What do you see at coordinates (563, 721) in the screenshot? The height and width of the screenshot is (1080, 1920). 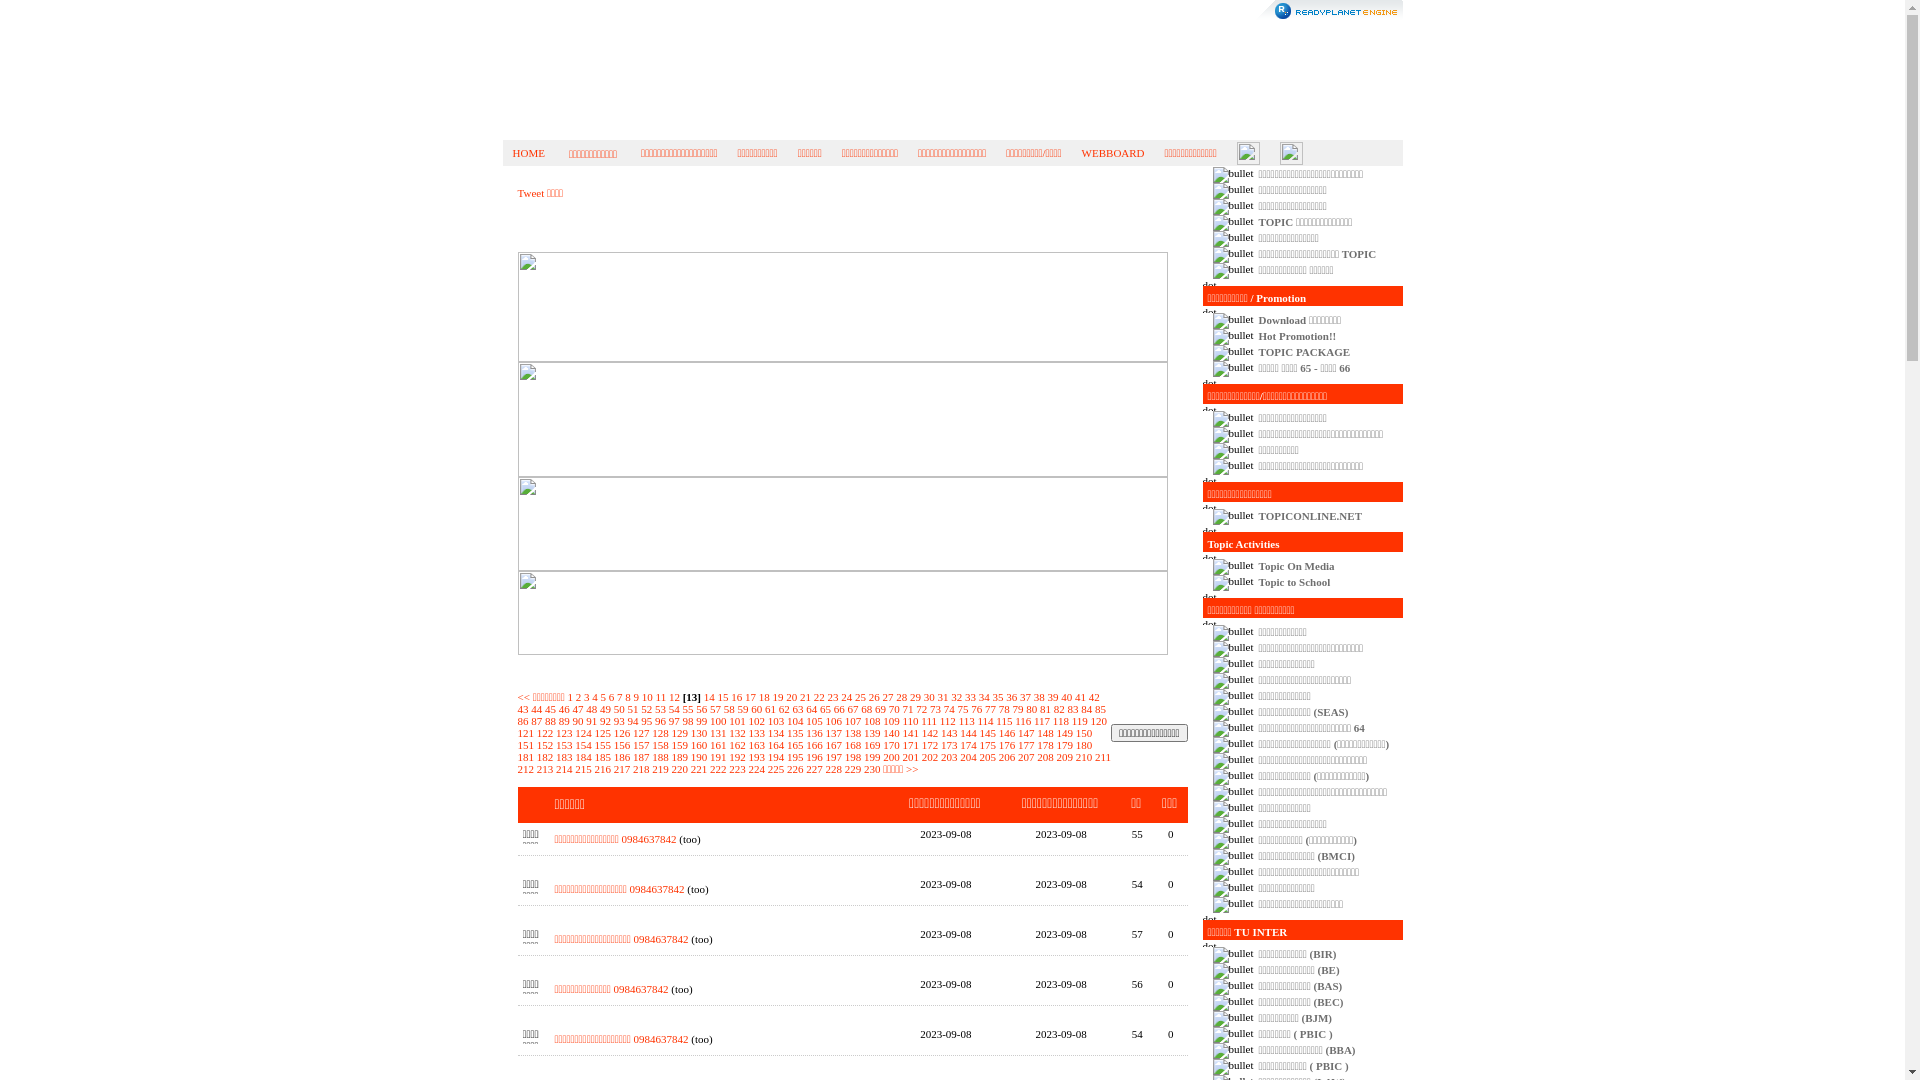 I see `'89'` at bounding box center [563, 721].